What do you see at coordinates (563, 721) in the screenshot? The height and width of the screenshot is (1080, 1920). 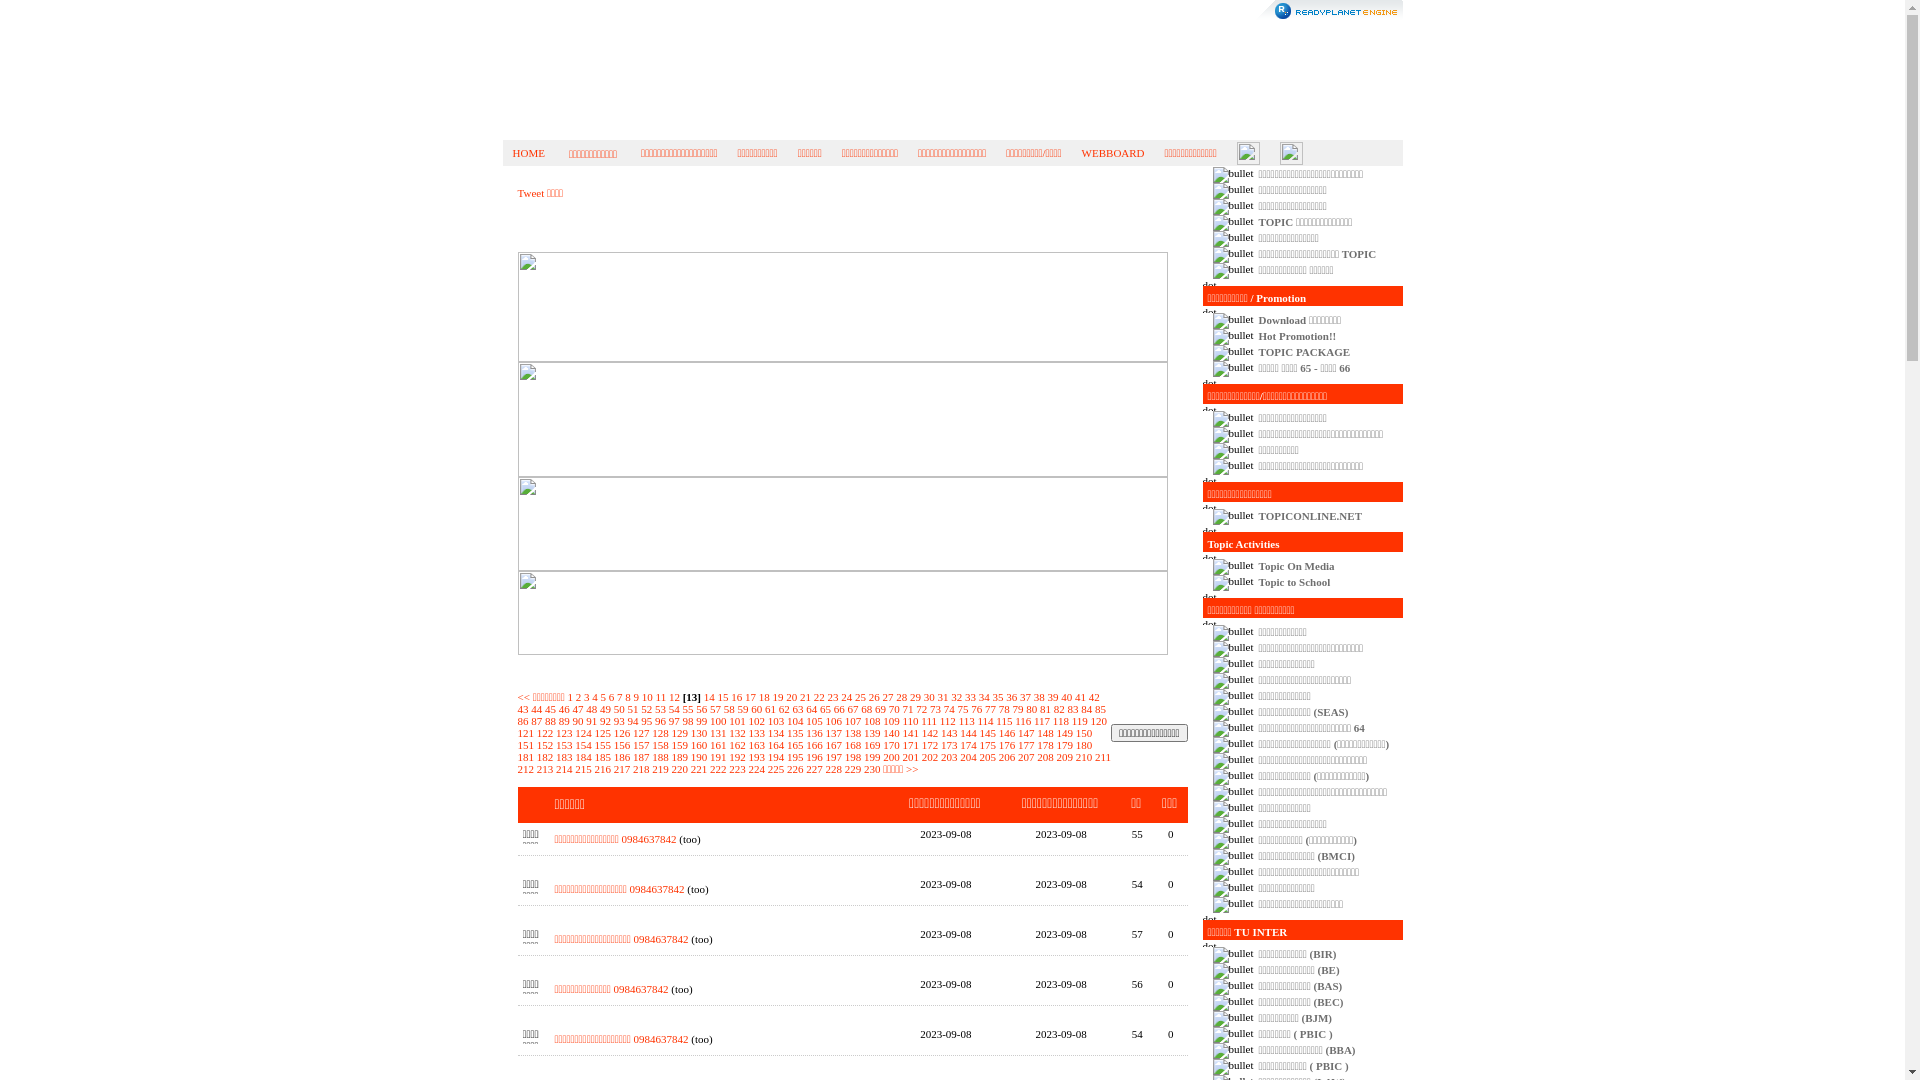 I see `'89'` at bounding box center [563, 721].